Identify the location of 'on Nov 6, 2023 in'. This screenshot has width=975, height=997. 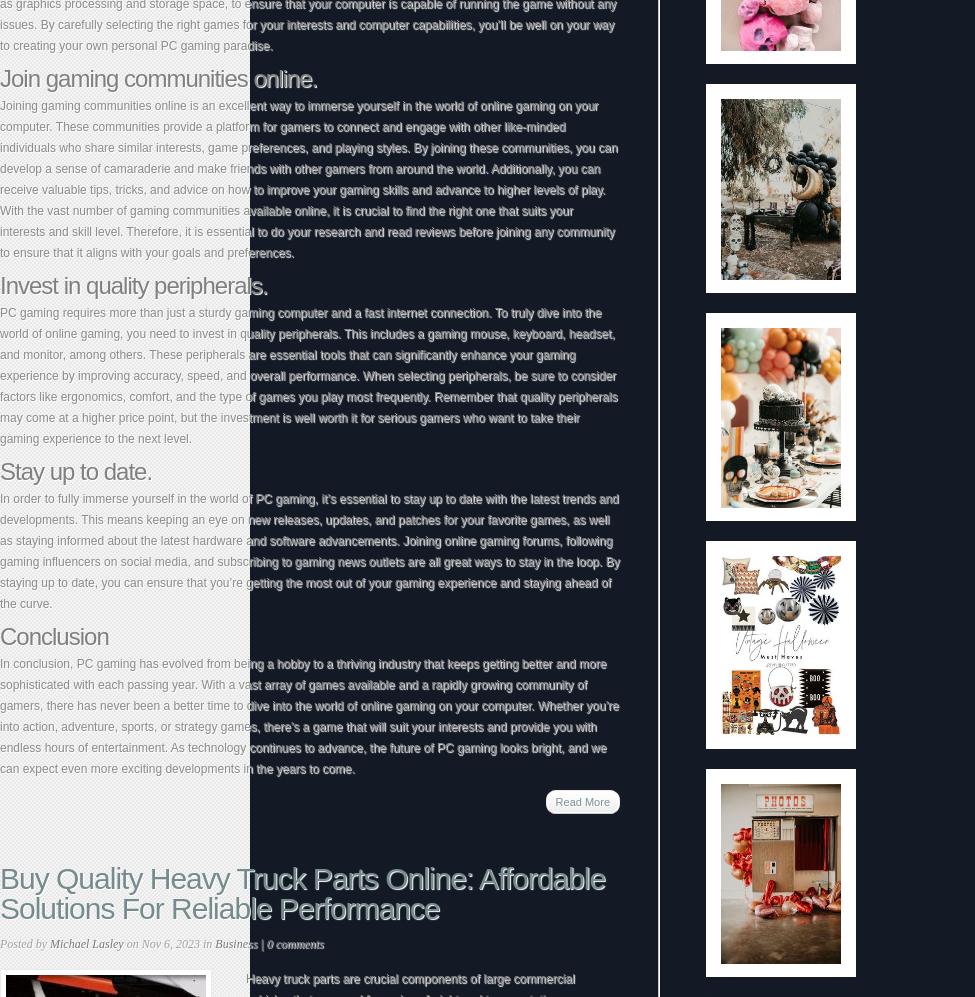
(122, 943).